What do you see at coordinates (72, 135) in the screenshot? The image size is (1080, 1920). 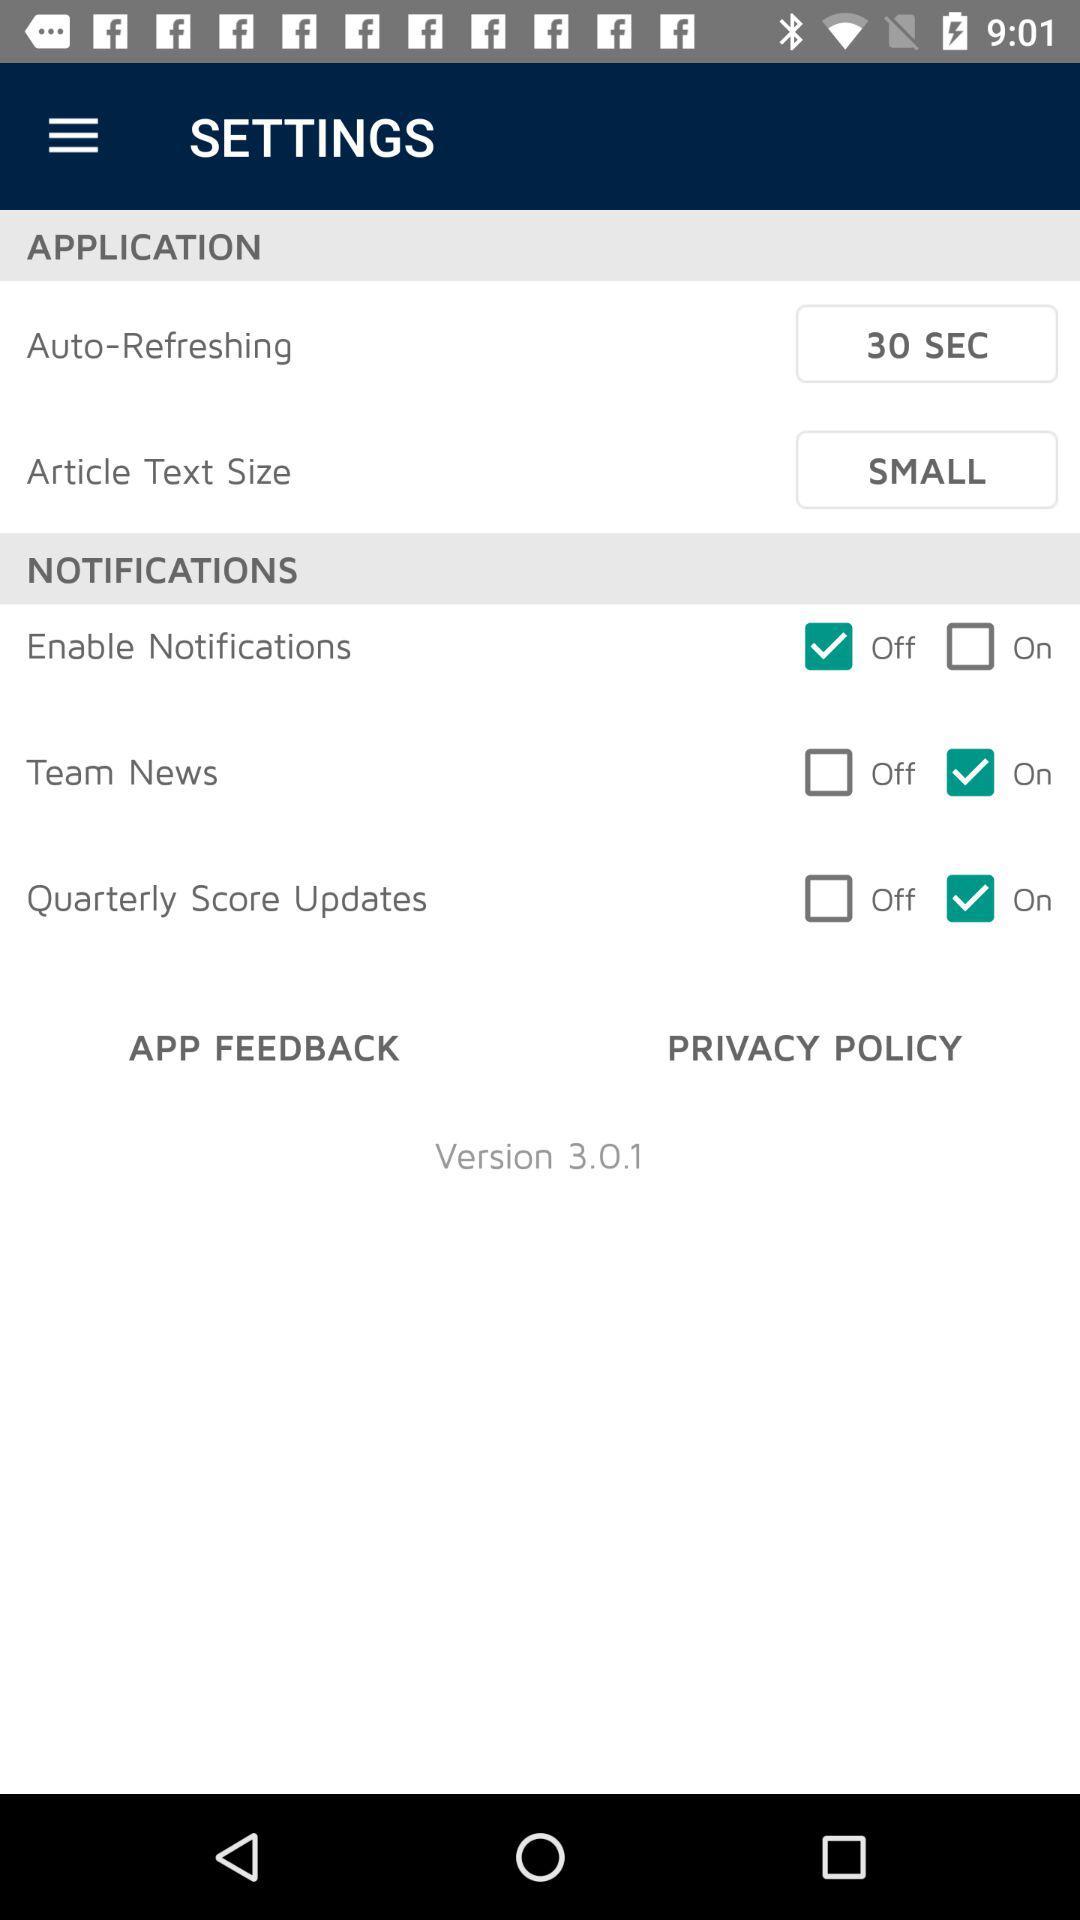 I see `the item to the left of settings` at bounding box center [72, 135].